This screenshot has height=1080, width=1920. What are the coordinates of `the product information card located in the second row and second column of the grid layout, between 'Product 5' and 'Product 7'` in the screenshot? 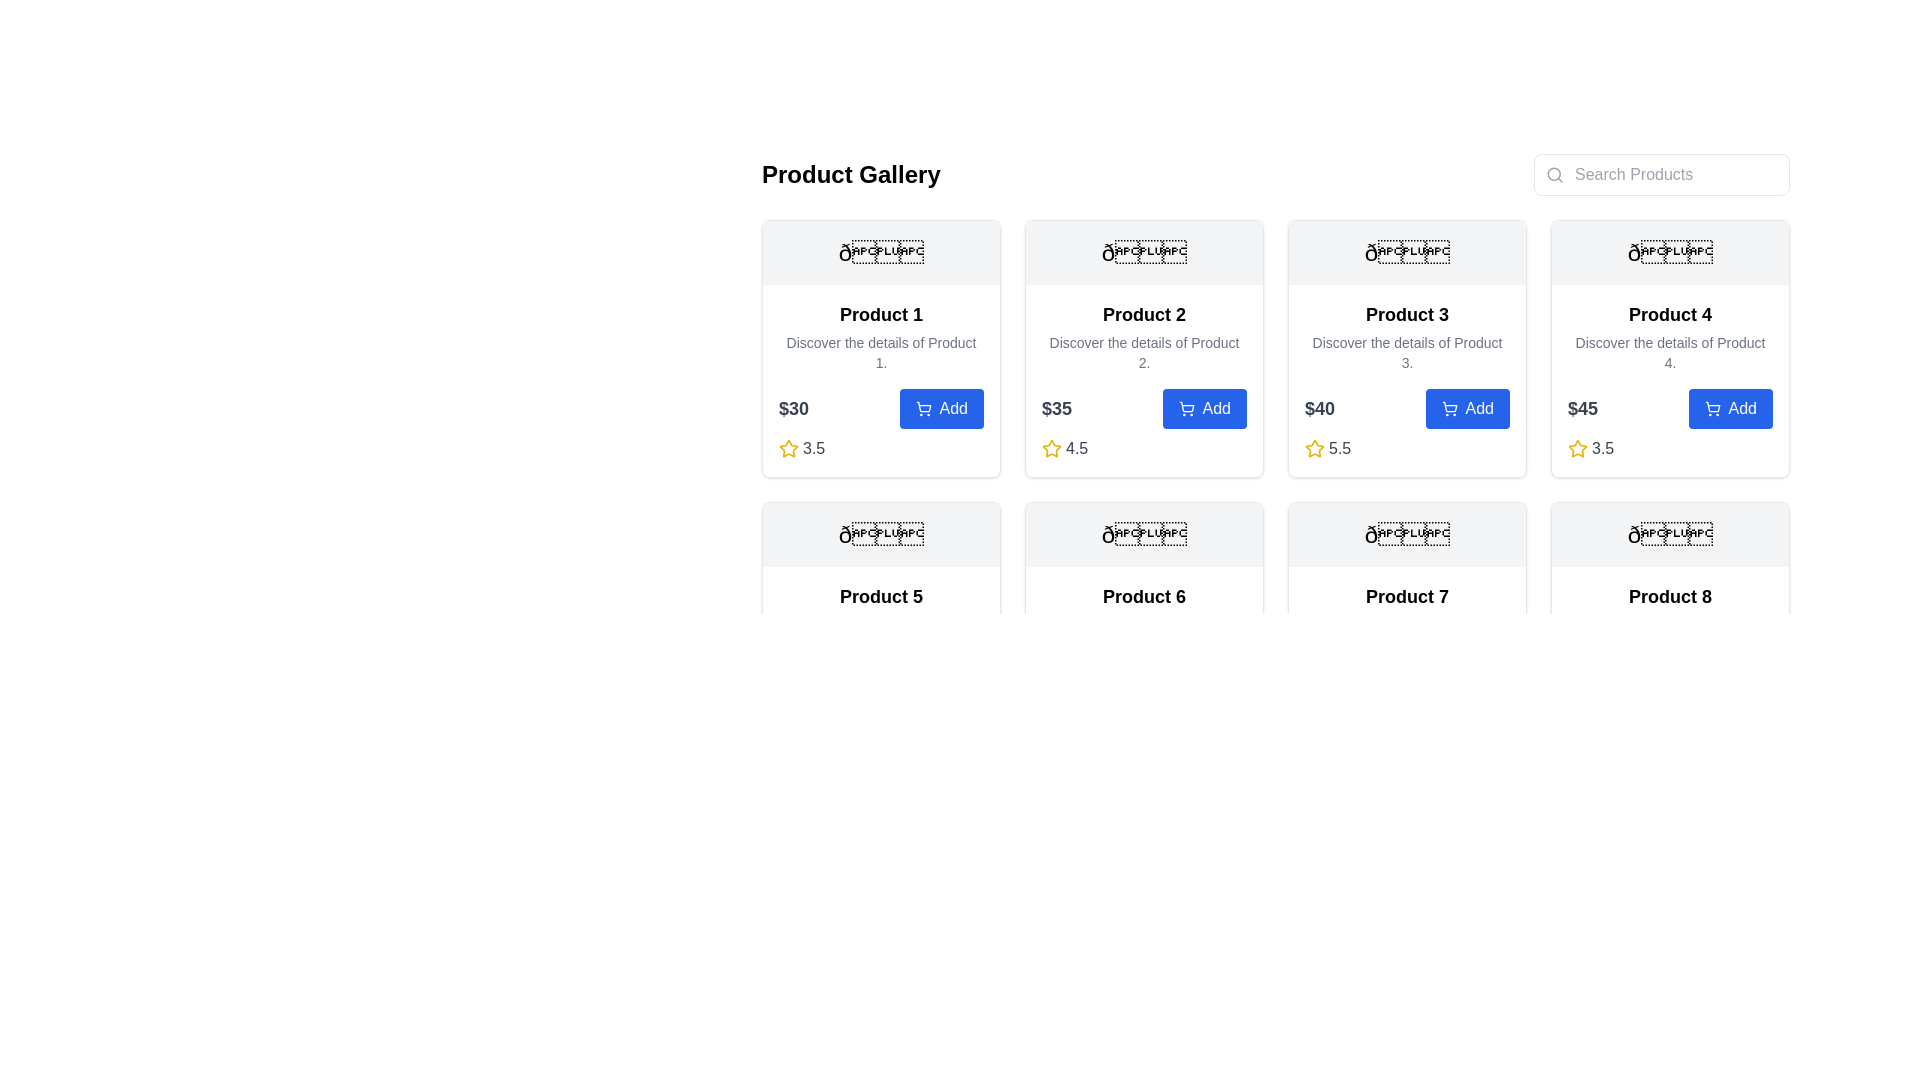 It's located at (1144, 631).